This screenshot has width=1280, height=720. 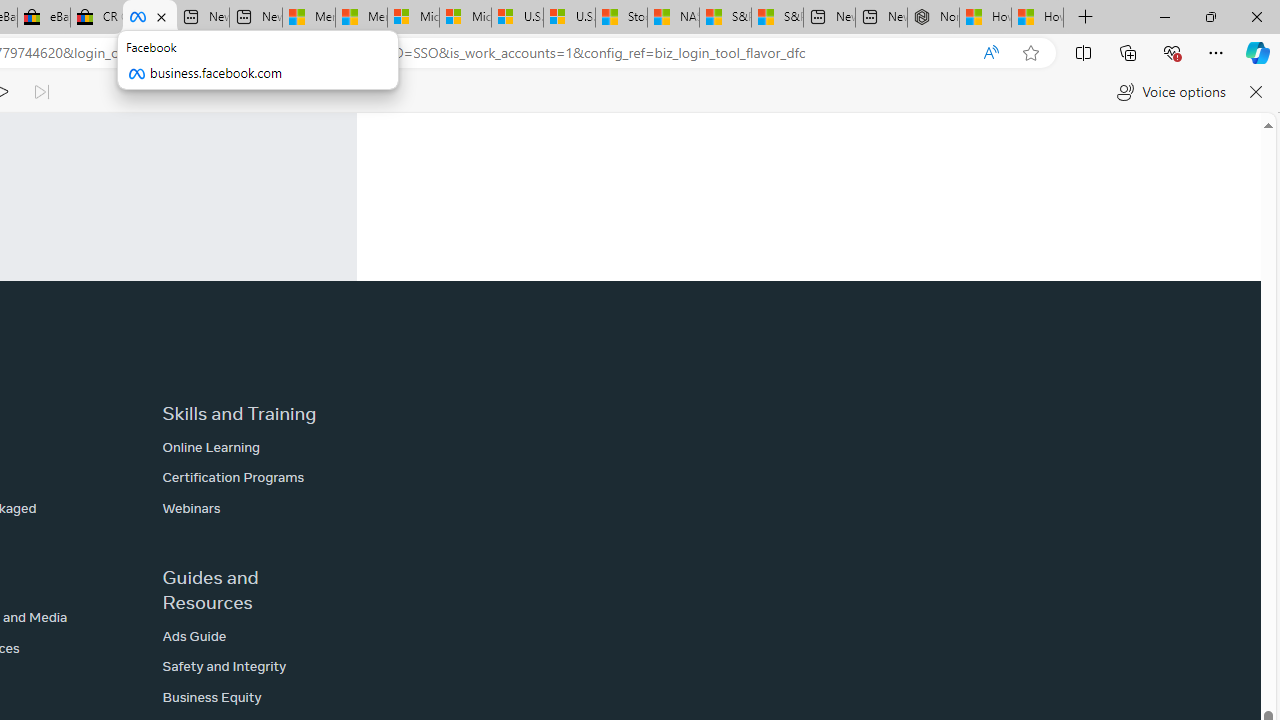 I want to click on 'Voice options', so click(x=1171, y=92).